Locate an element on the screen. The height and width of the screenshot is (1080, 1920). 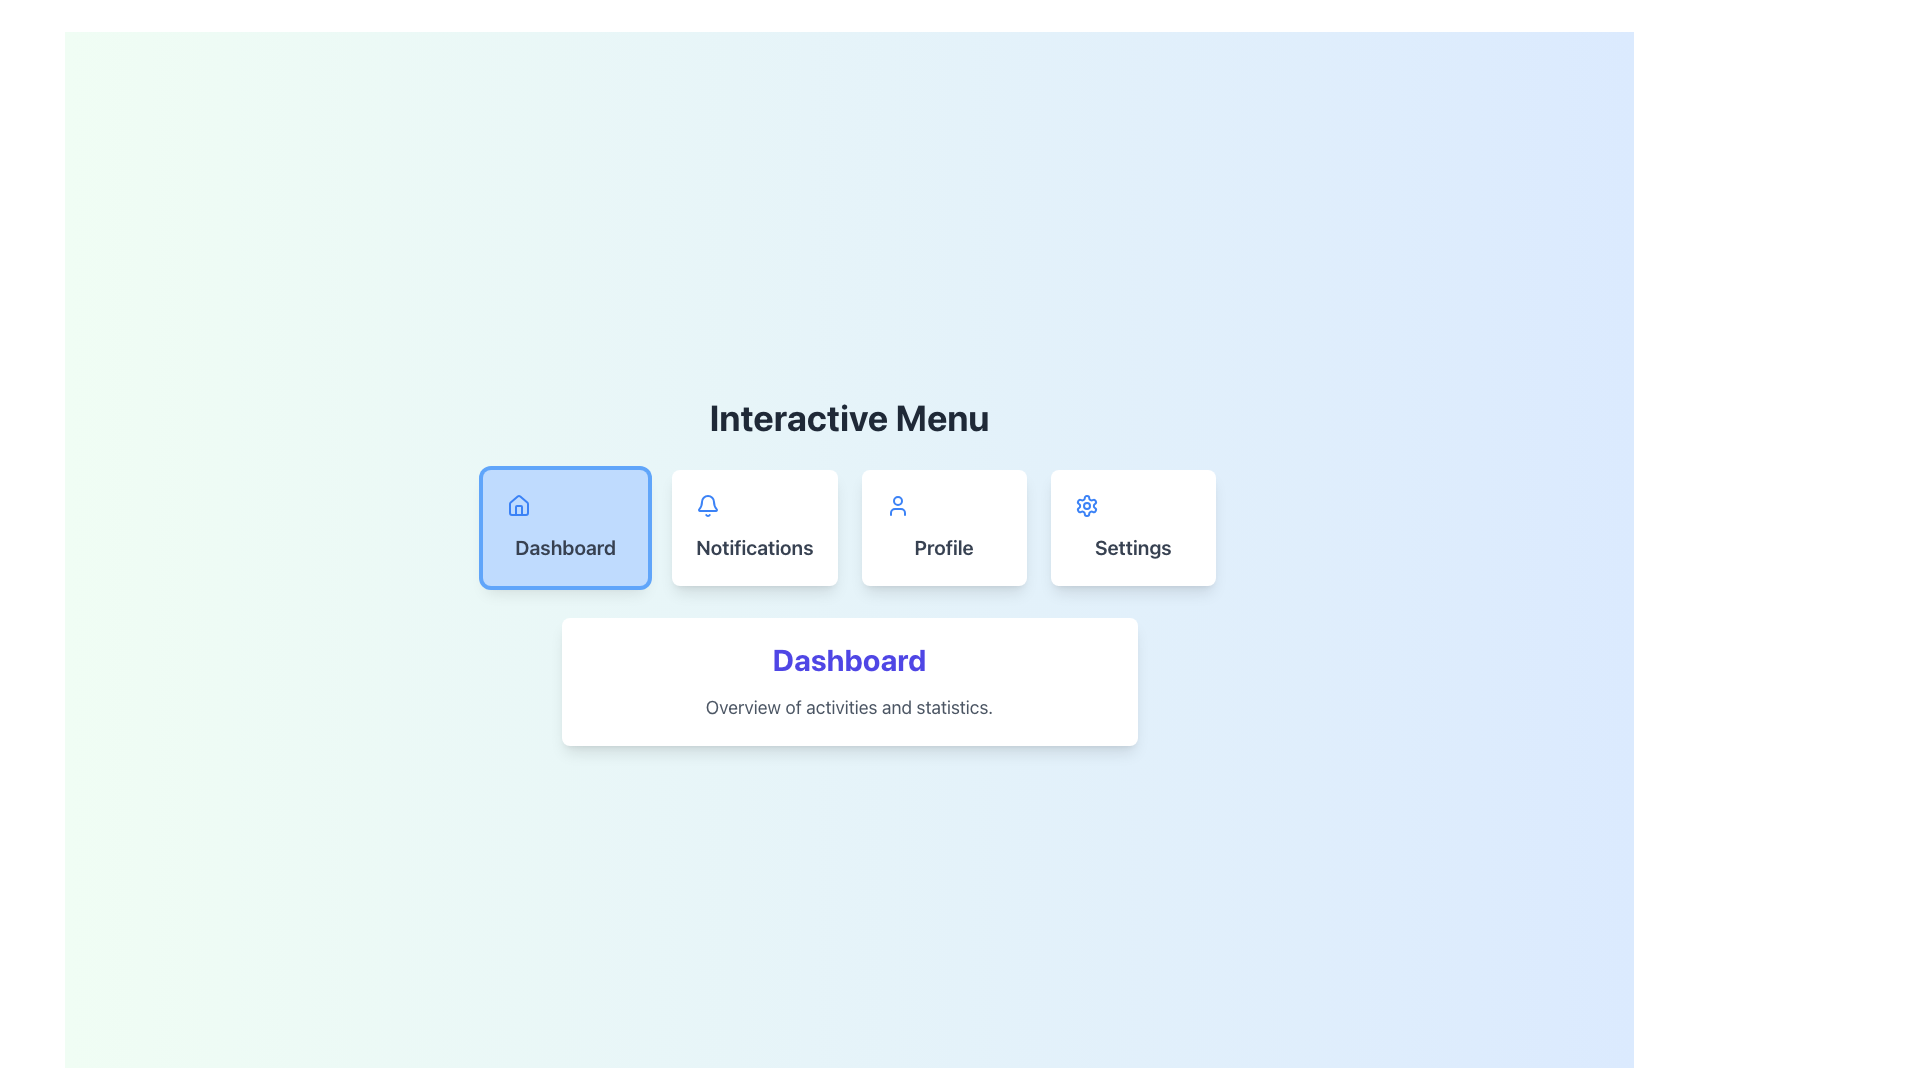
the static text label displaying 'Profile', which is styled in bold dark gray font within a white card with rounded corners, located in the third card from the left in a horizontal row is located at coordinates (943, 547).